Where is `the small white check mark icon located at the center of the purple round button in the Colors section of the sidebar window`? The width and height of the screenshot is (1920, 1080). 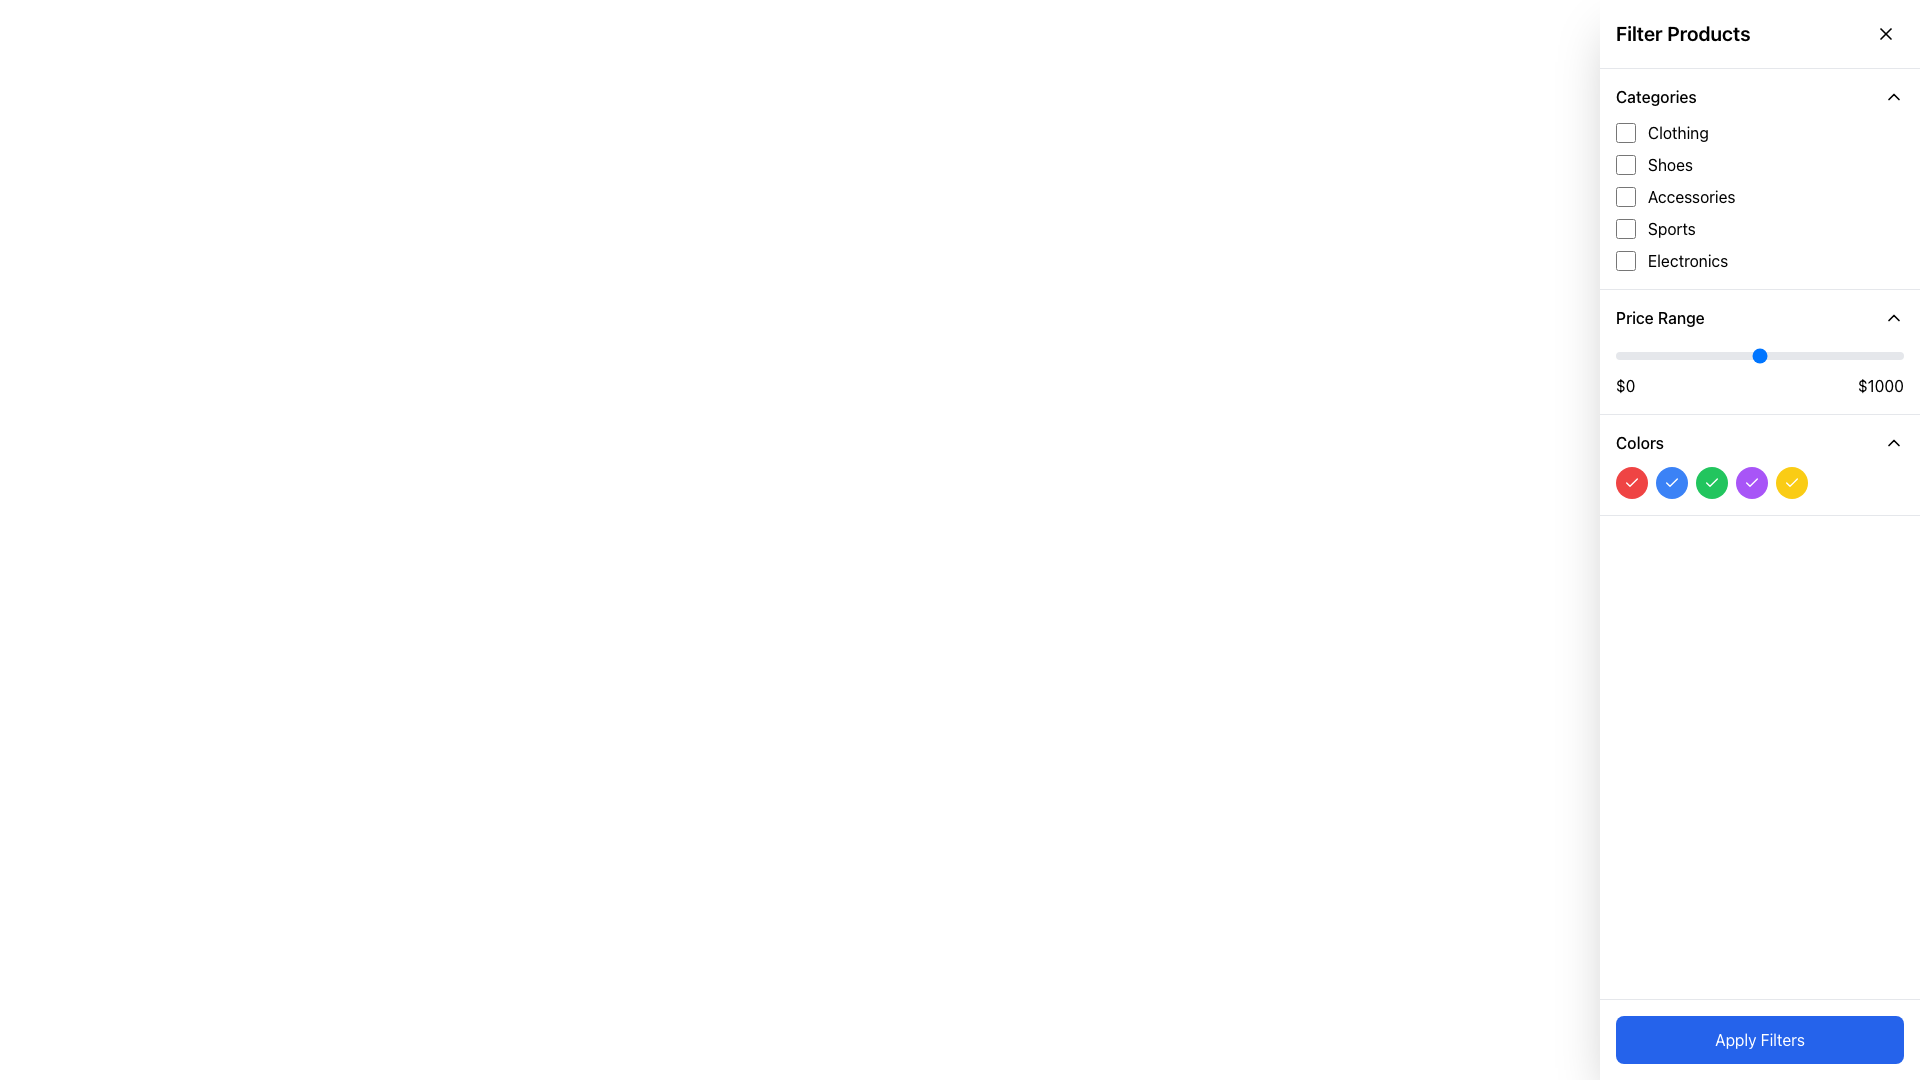 the small white check mark icon located at the center of the purple round button in the Colors section of the sidebar window is located at coordinates (1751, 482).